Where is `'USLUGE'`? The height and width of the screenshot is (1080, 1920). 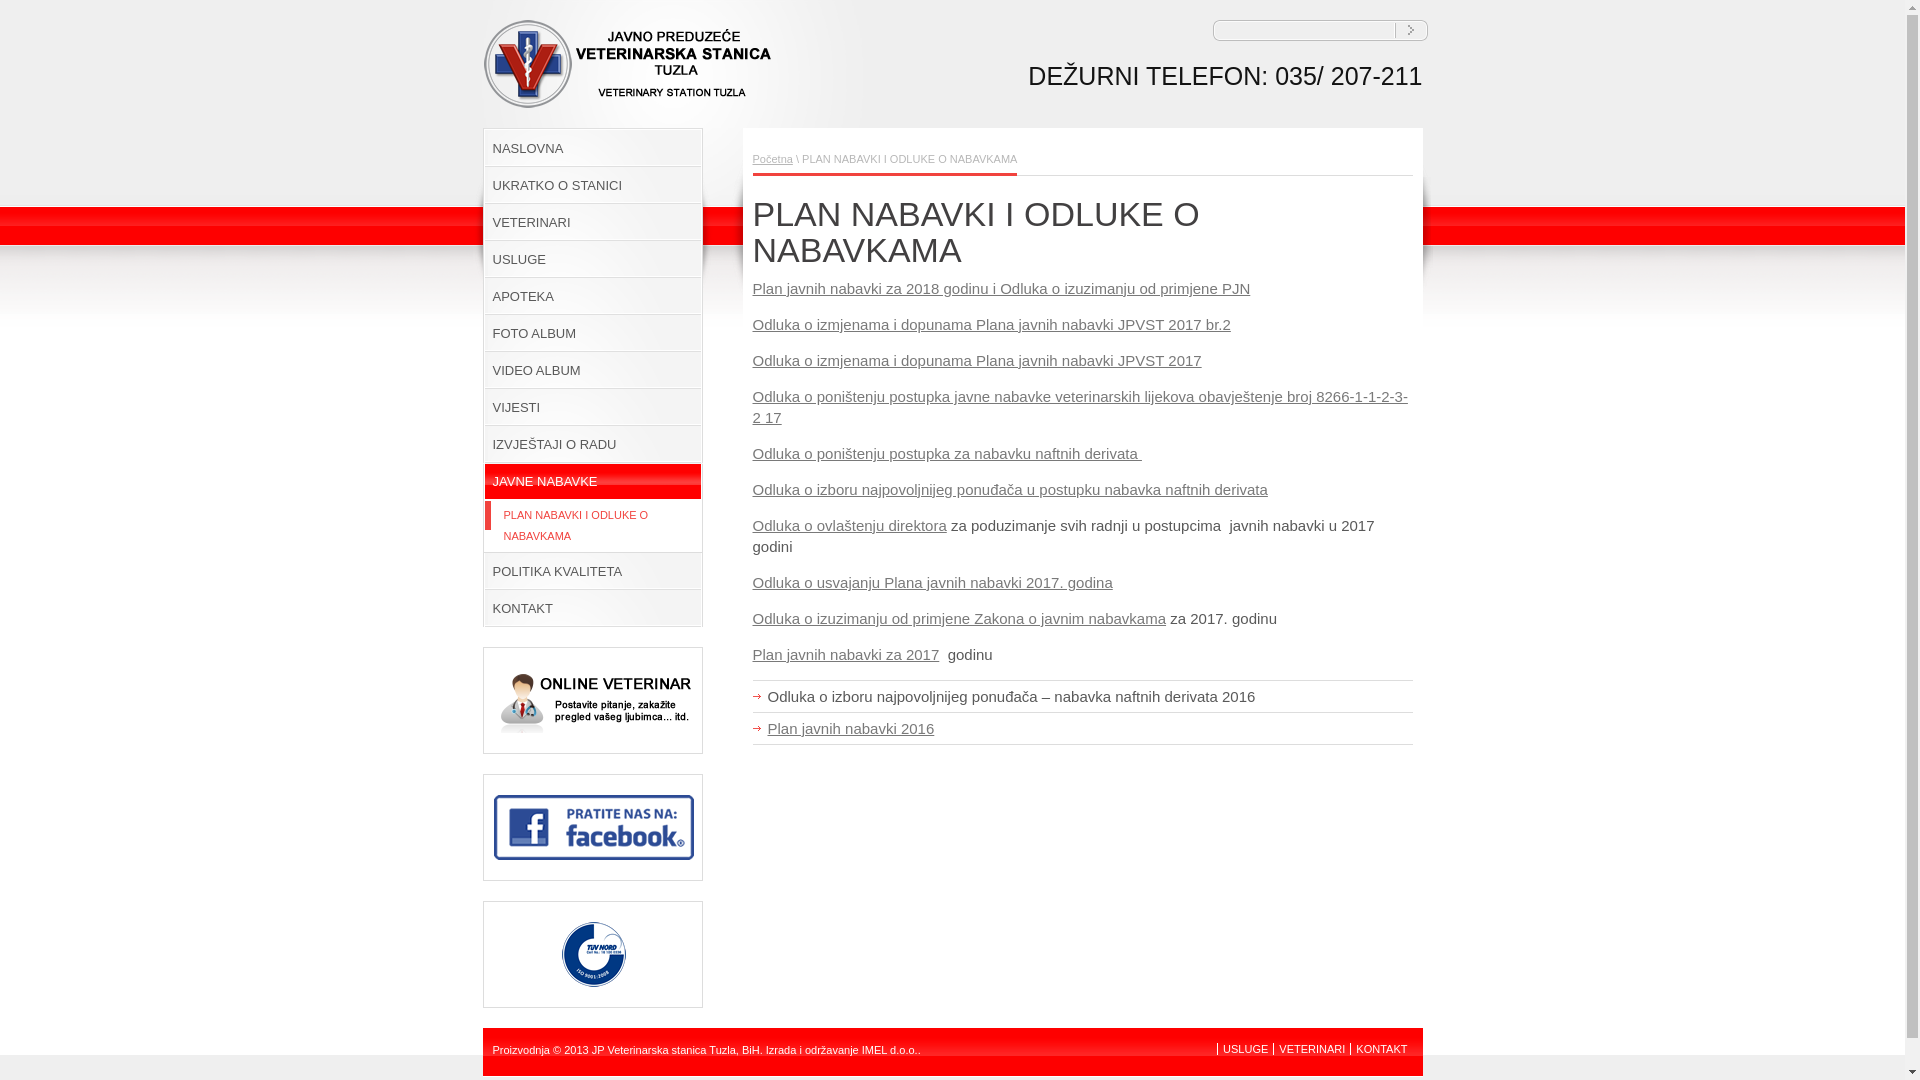 'USLUGE' is located at coordinates (481, 258).